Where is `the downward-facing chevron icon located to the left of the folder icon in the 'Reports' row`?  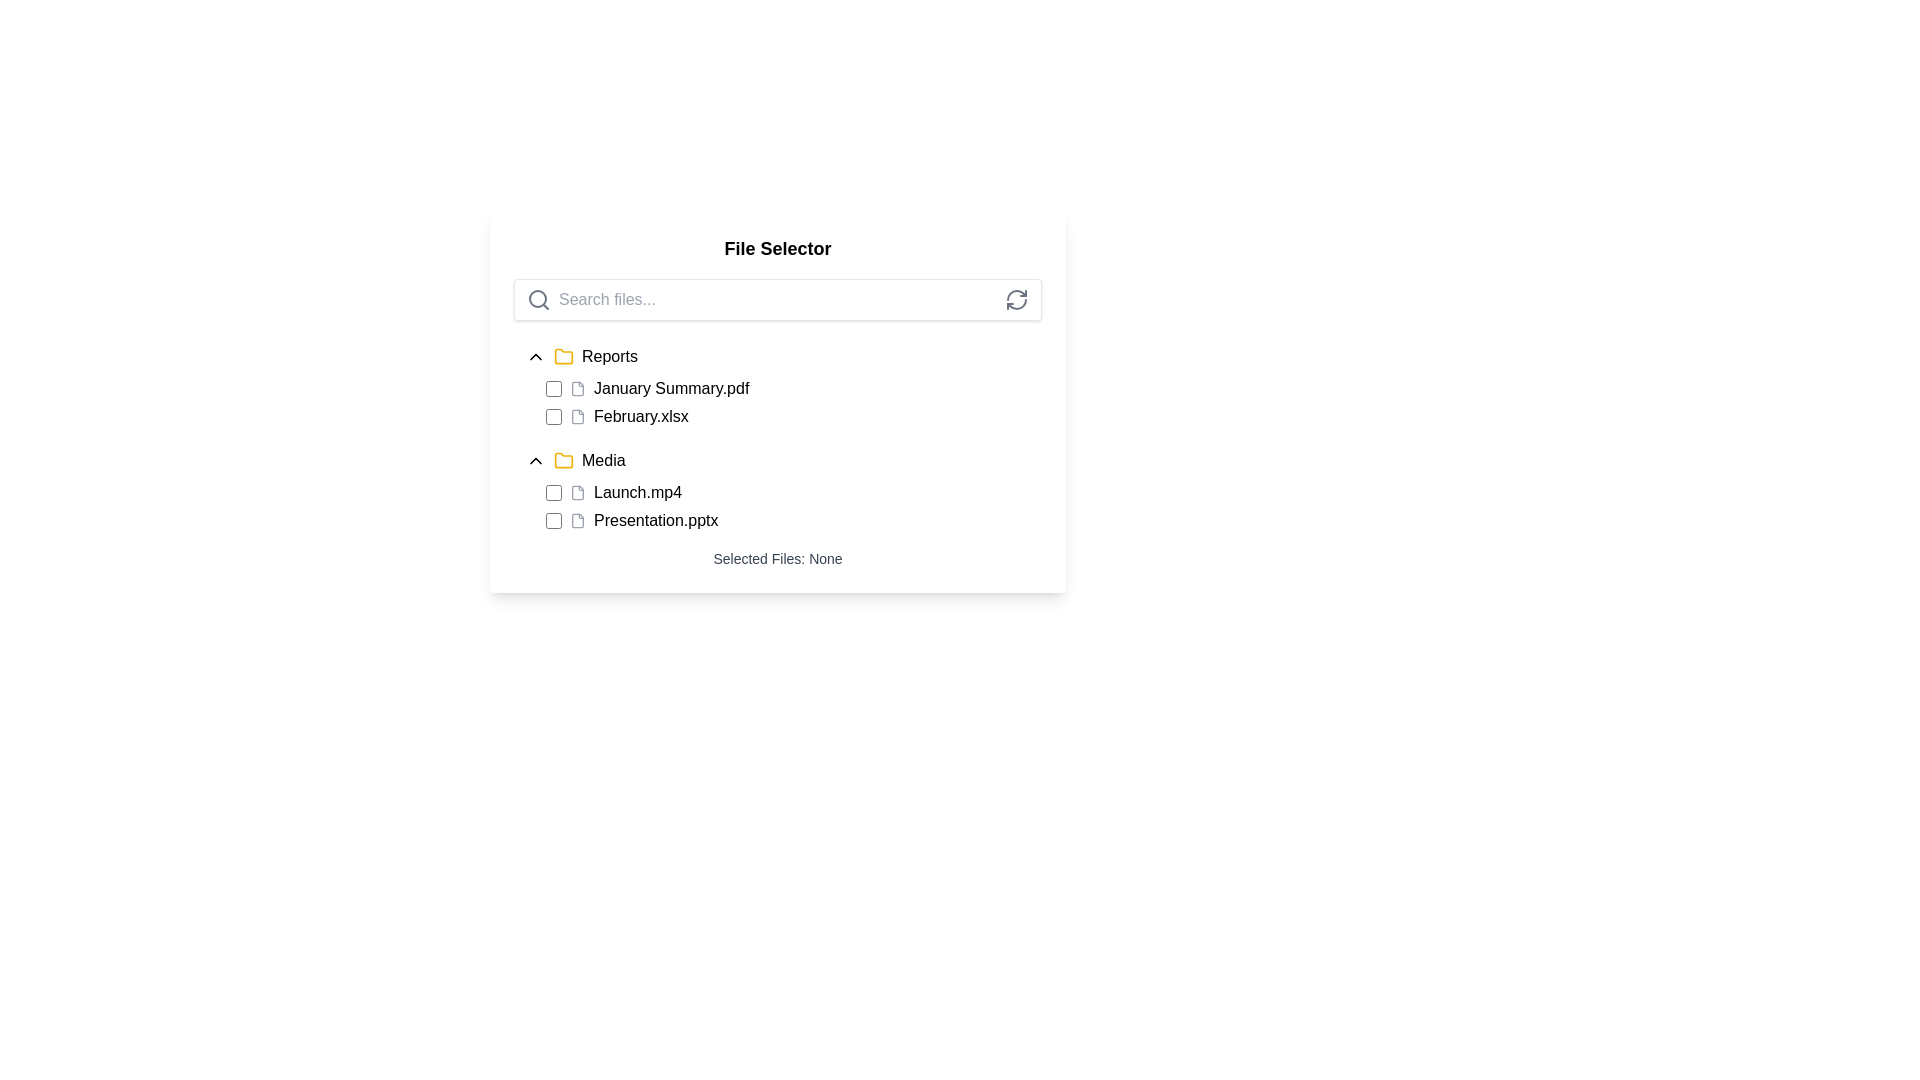
the downward-facing chevron icon located to the left of the folder icon in the 'Reports' row is located at coordinates (536, 356).